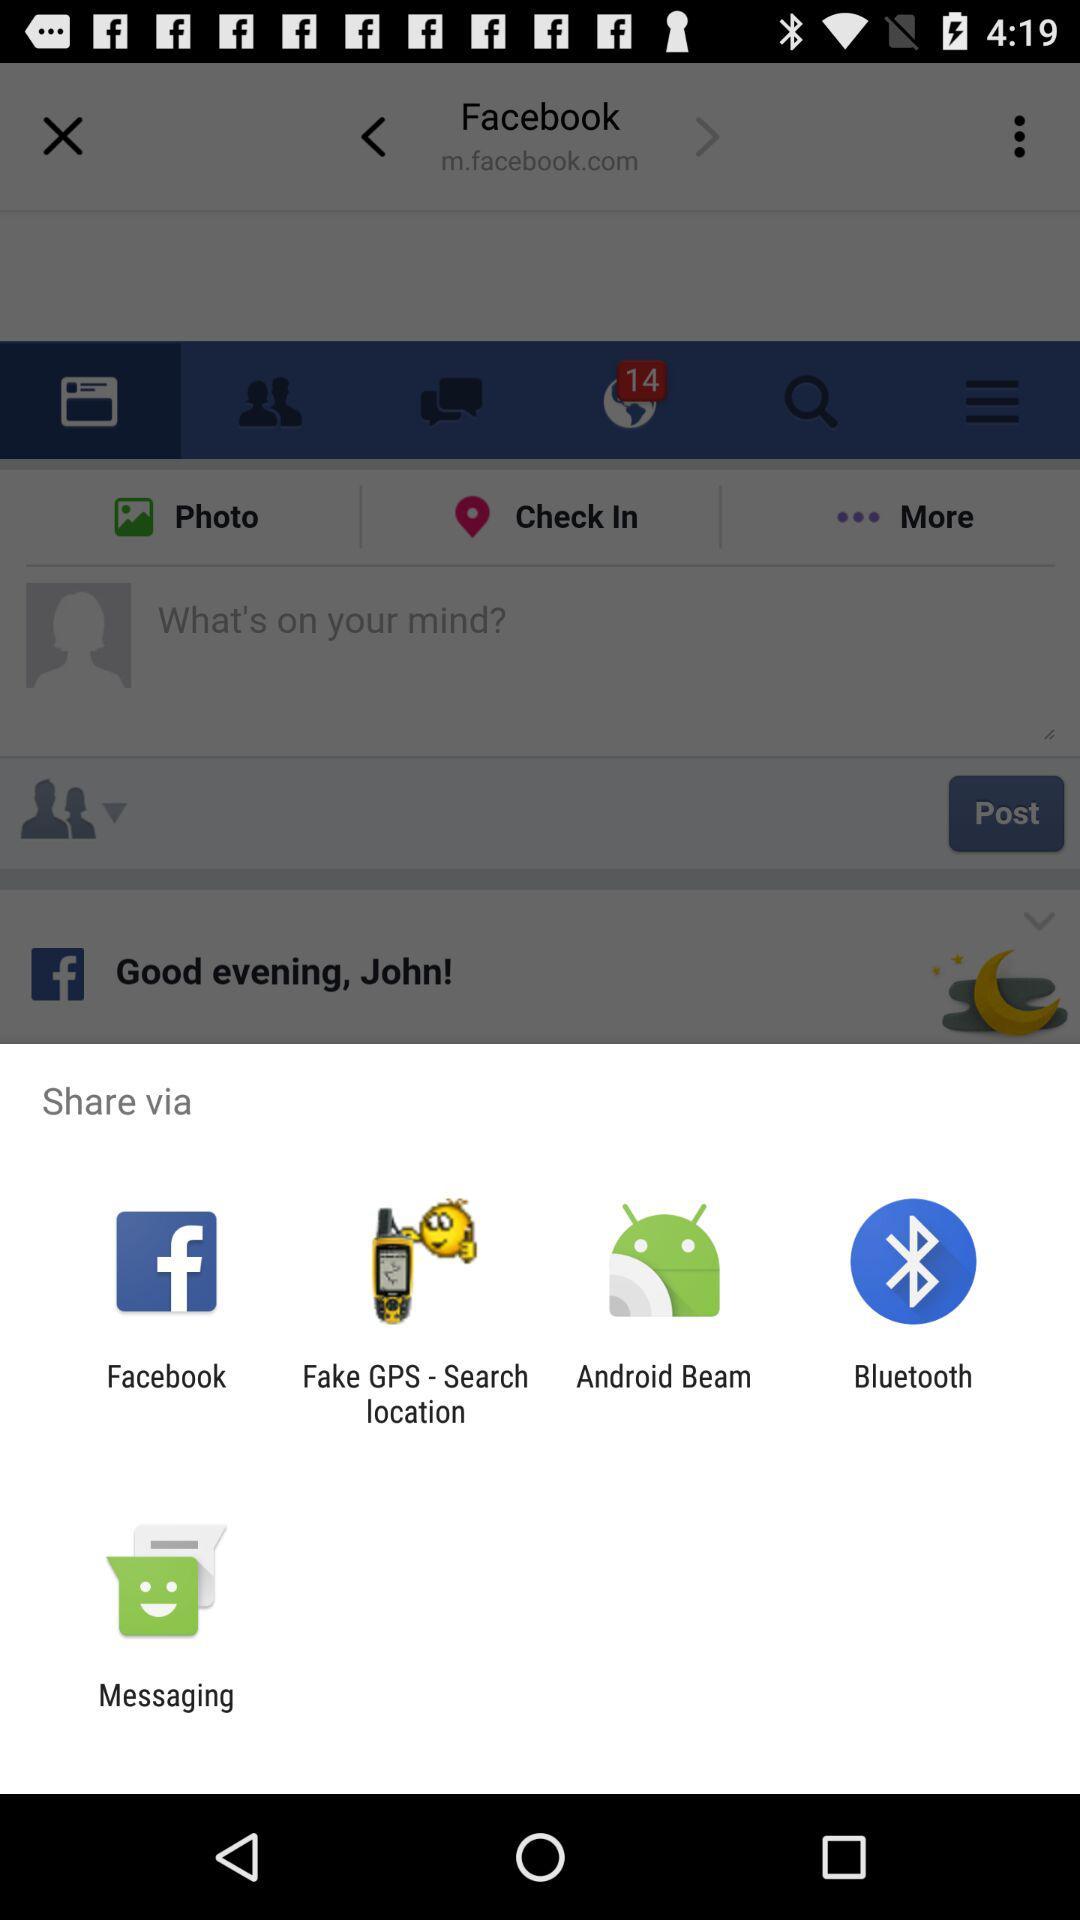  What do you see at coordinates (414, 1392) in the screenshot?
I see `fake gps search icon` at bounding box center [414, 1392].